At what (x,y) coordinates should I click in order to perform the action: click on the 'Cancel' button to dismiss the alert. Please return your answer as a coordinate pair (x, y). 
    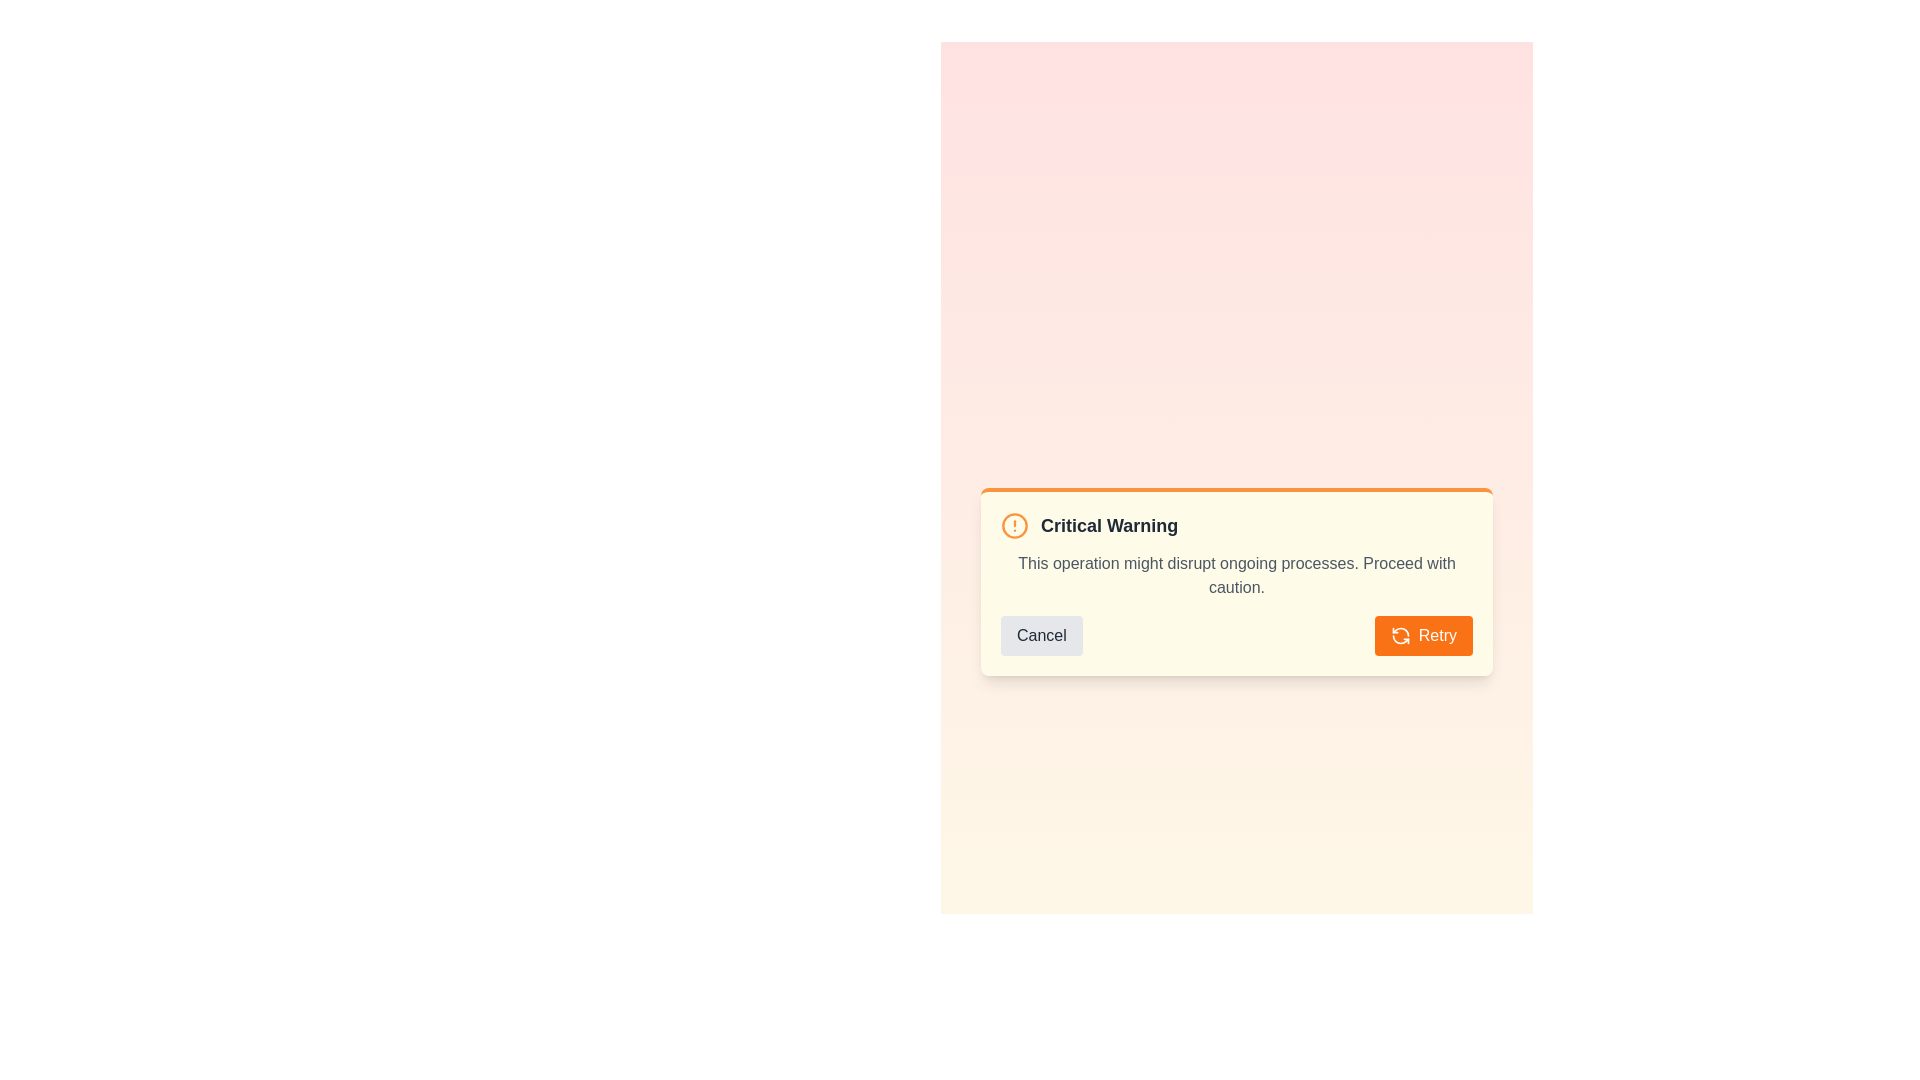
    Looking at the image, I should click on (1040, 636).